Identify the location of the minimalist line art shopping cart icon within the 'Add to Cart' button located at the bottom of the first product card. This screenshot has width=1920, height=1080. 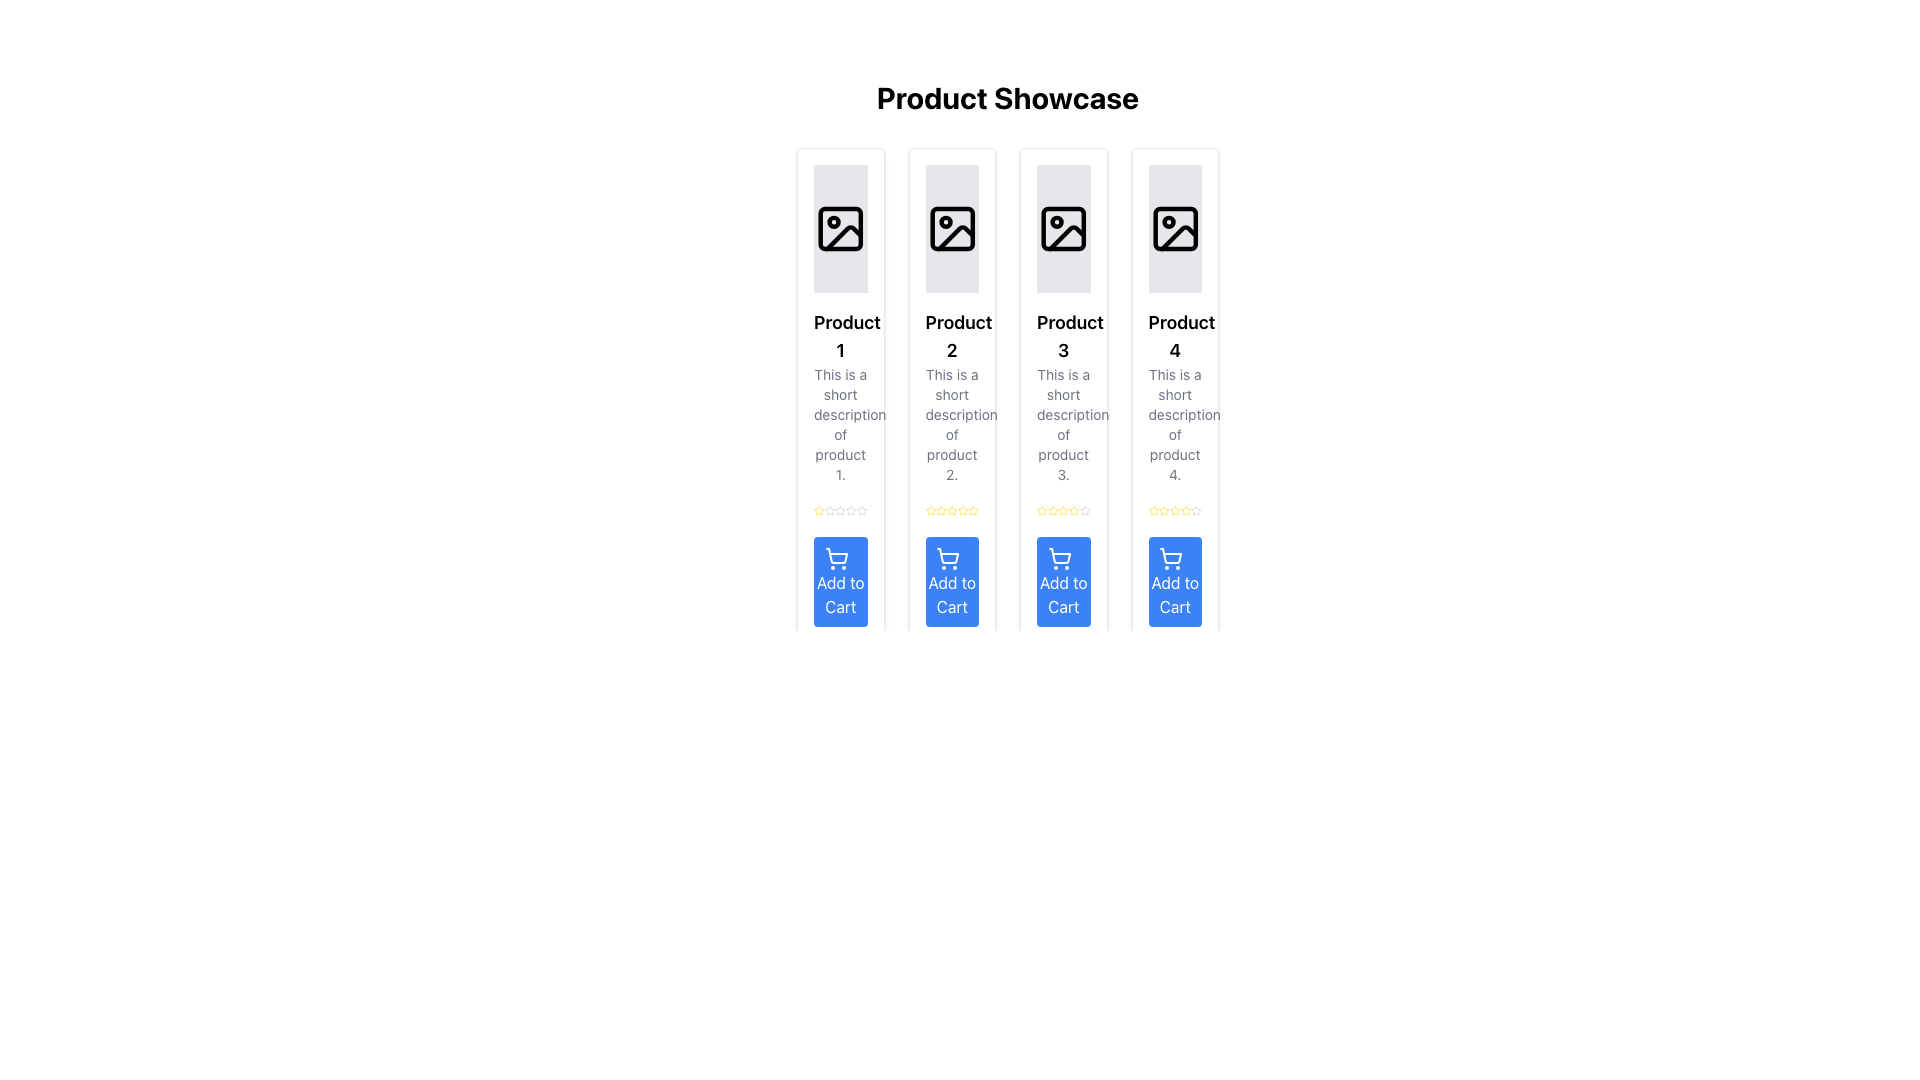
(836, 558).